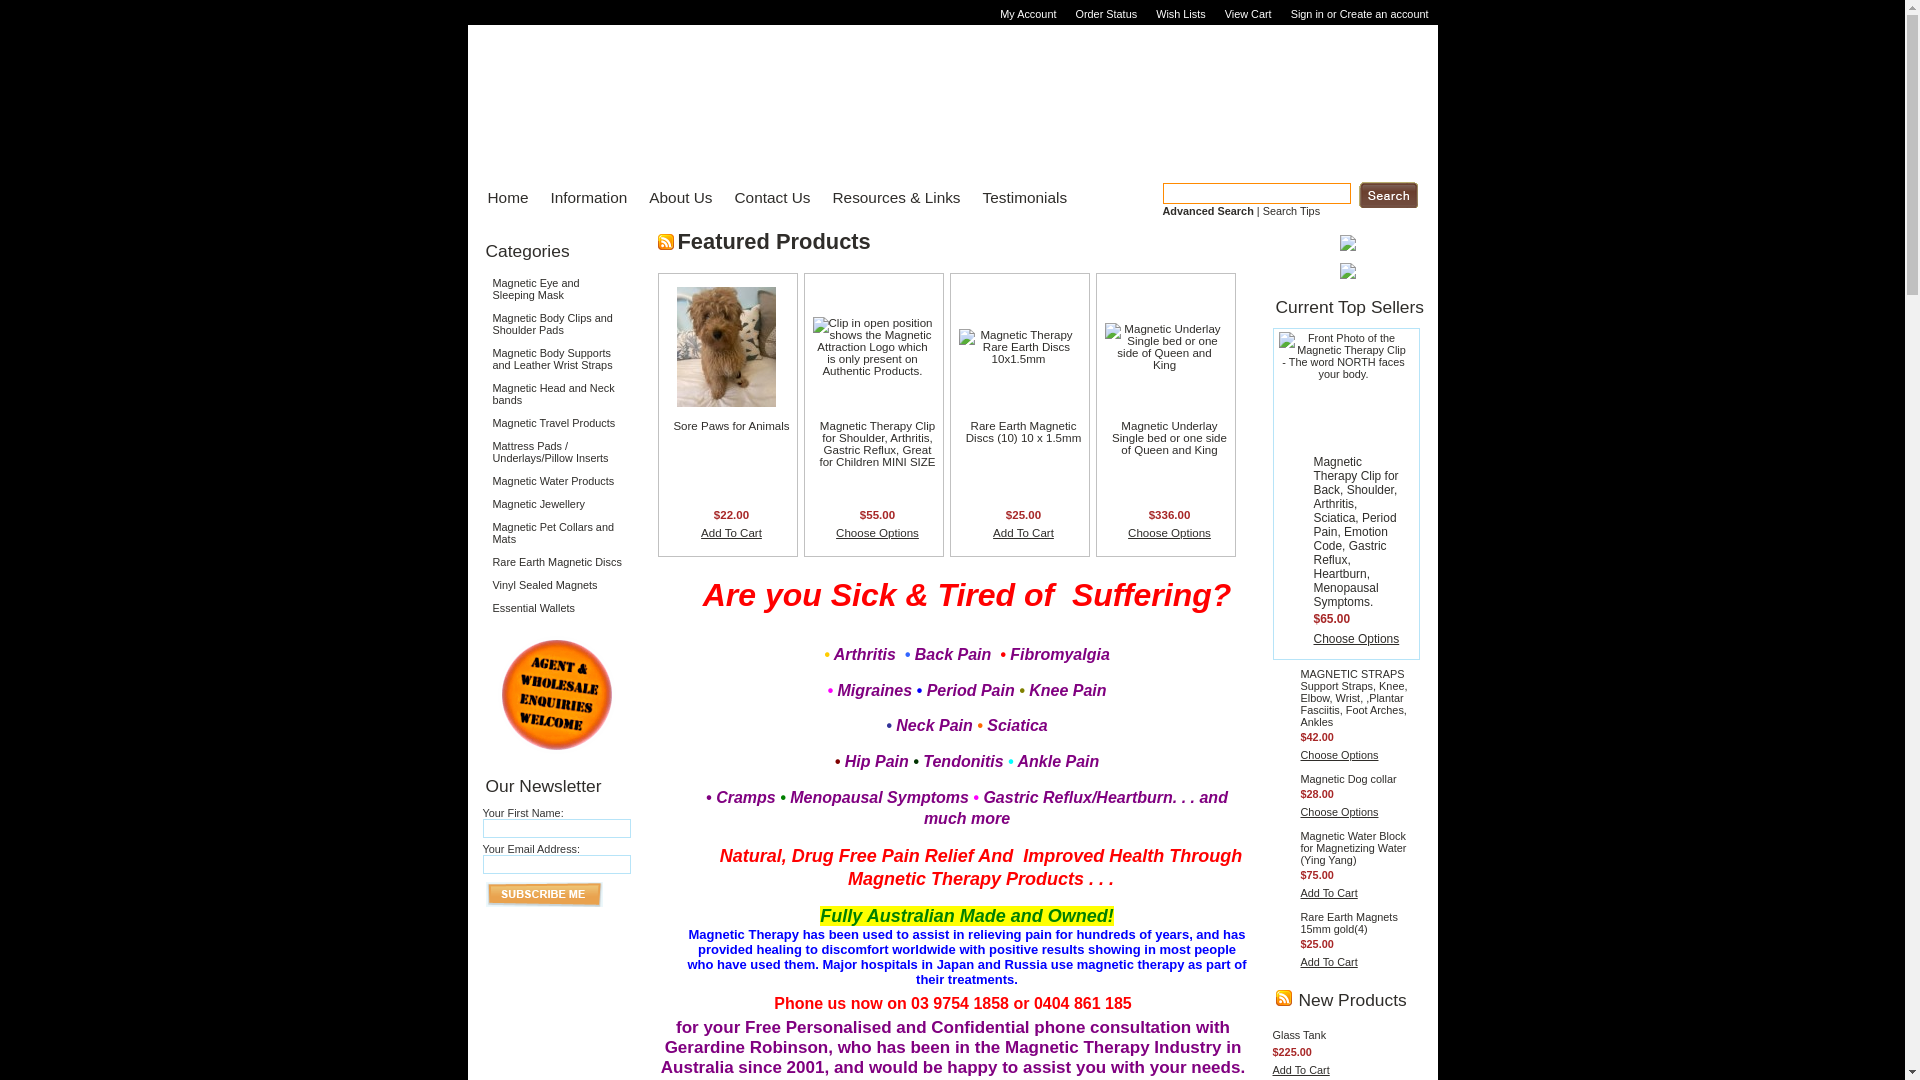  What do you see at coordinates (481, 481) in the screenshot?
I see `'Magnetic Water Products'` at bounding box center [481, 481].